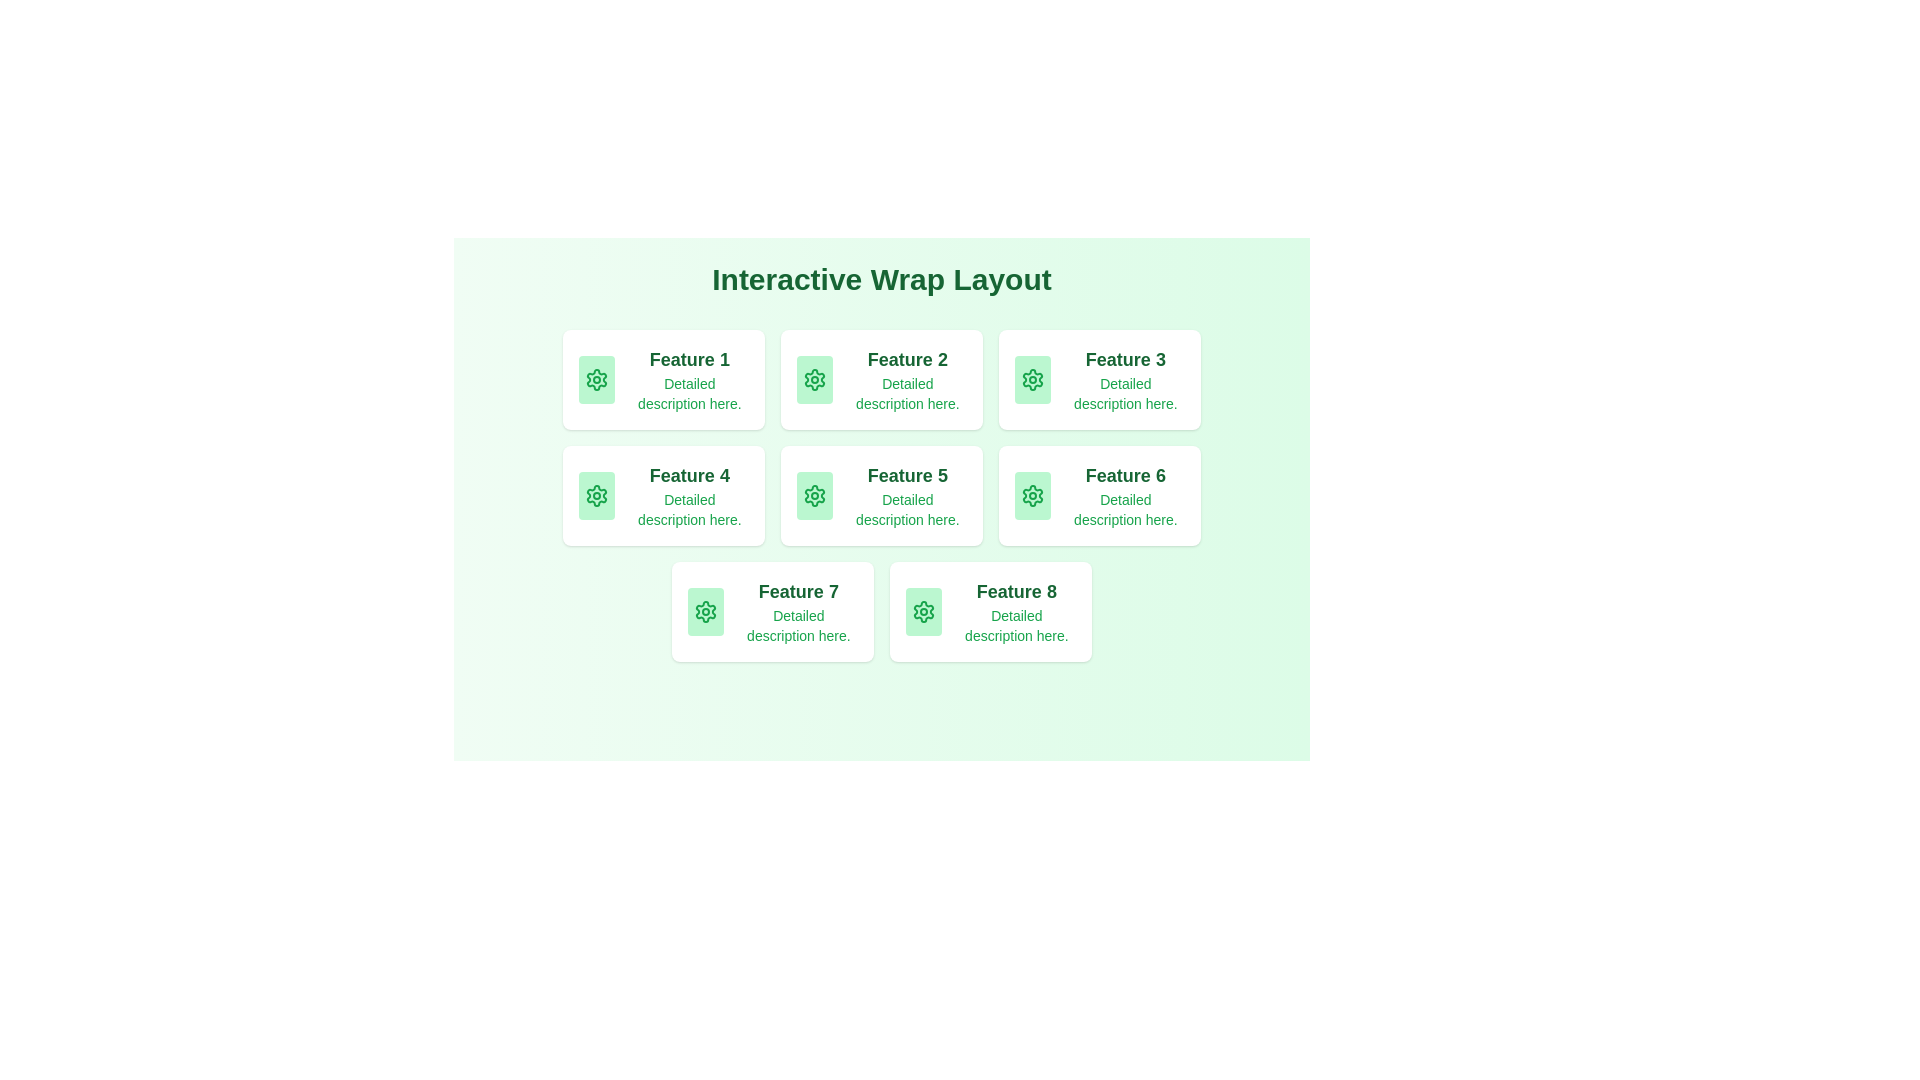  What do you see at coordinates (922, 611) in the screenshot?
I see `the circular Icon button with a green background and a gear icon, located in the bottom row of the layout grid within the 'Feature 8' card` at bounding box center [922, 611].